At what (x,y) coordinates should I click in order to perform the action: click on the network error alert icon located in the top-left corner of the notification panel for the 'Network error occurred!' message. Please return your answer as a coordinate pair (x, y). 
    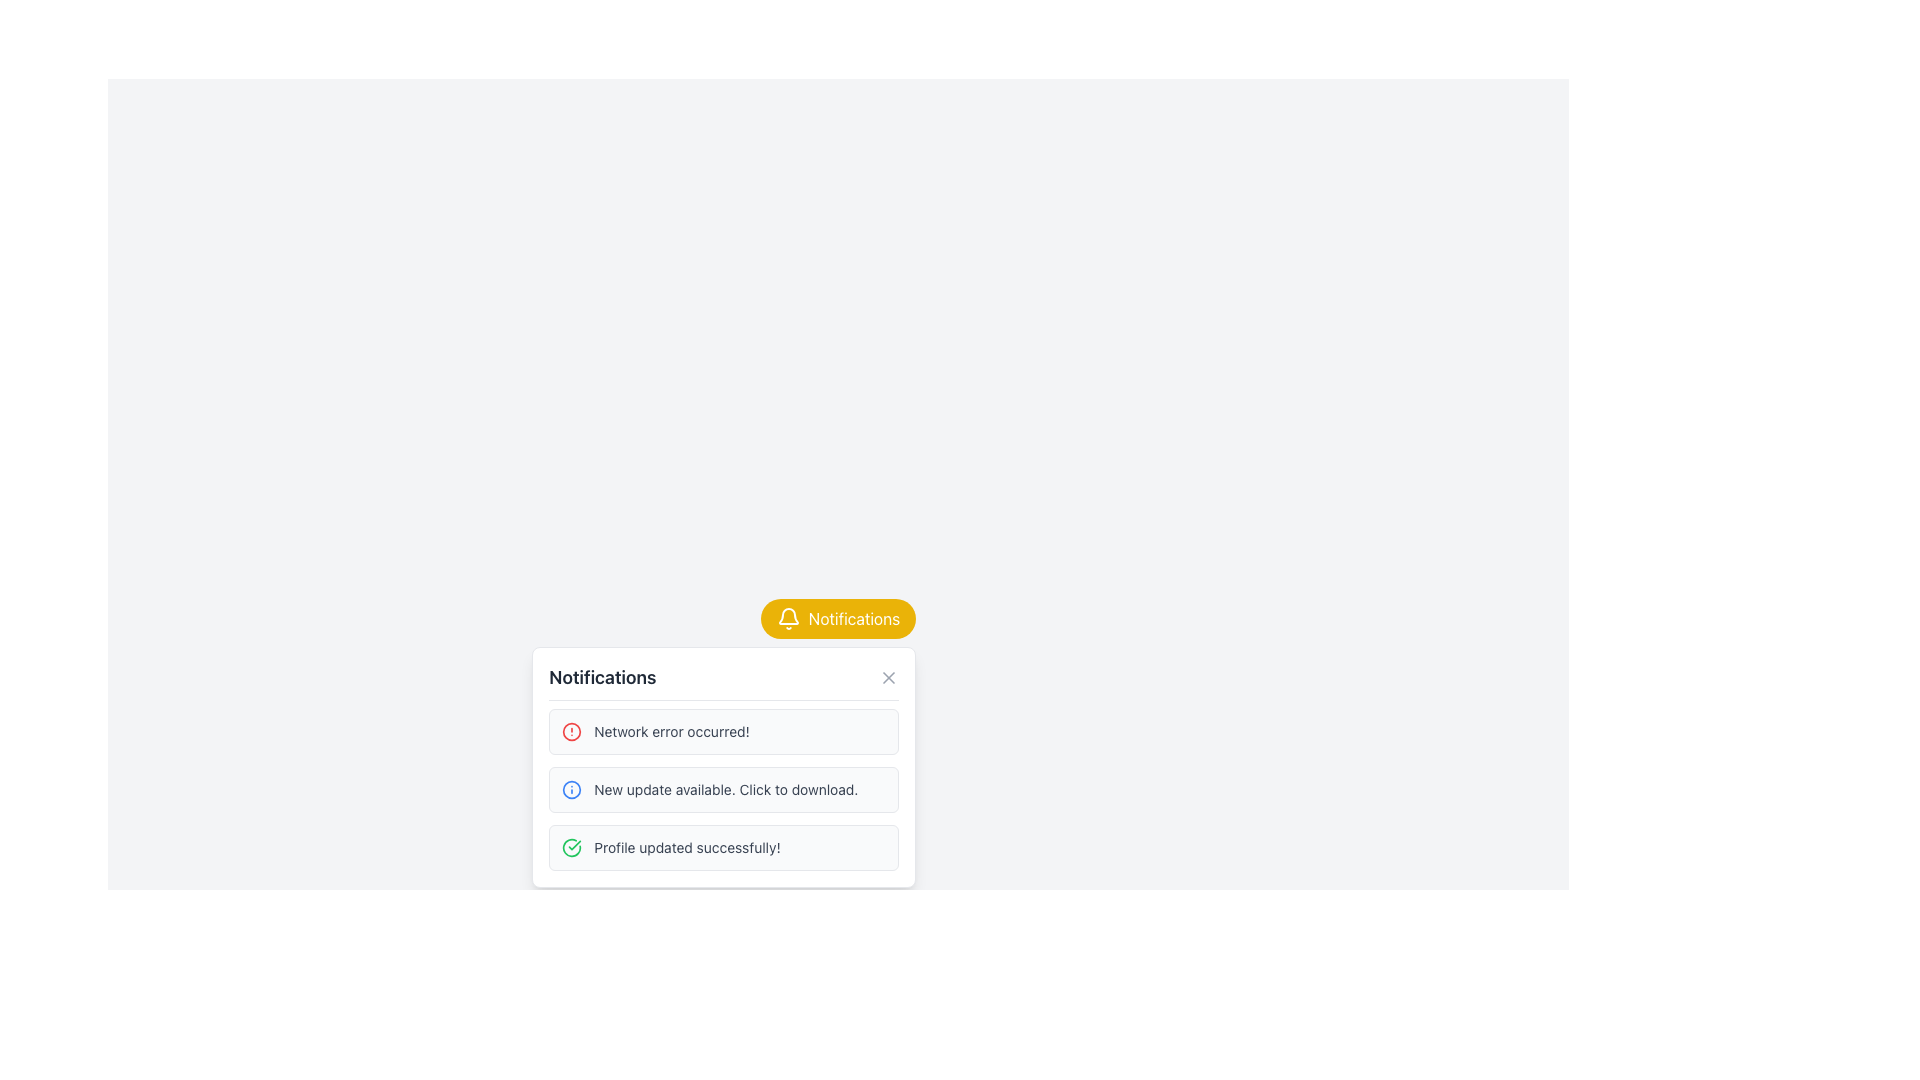
    Looking at the image, I should click on (571, 732).